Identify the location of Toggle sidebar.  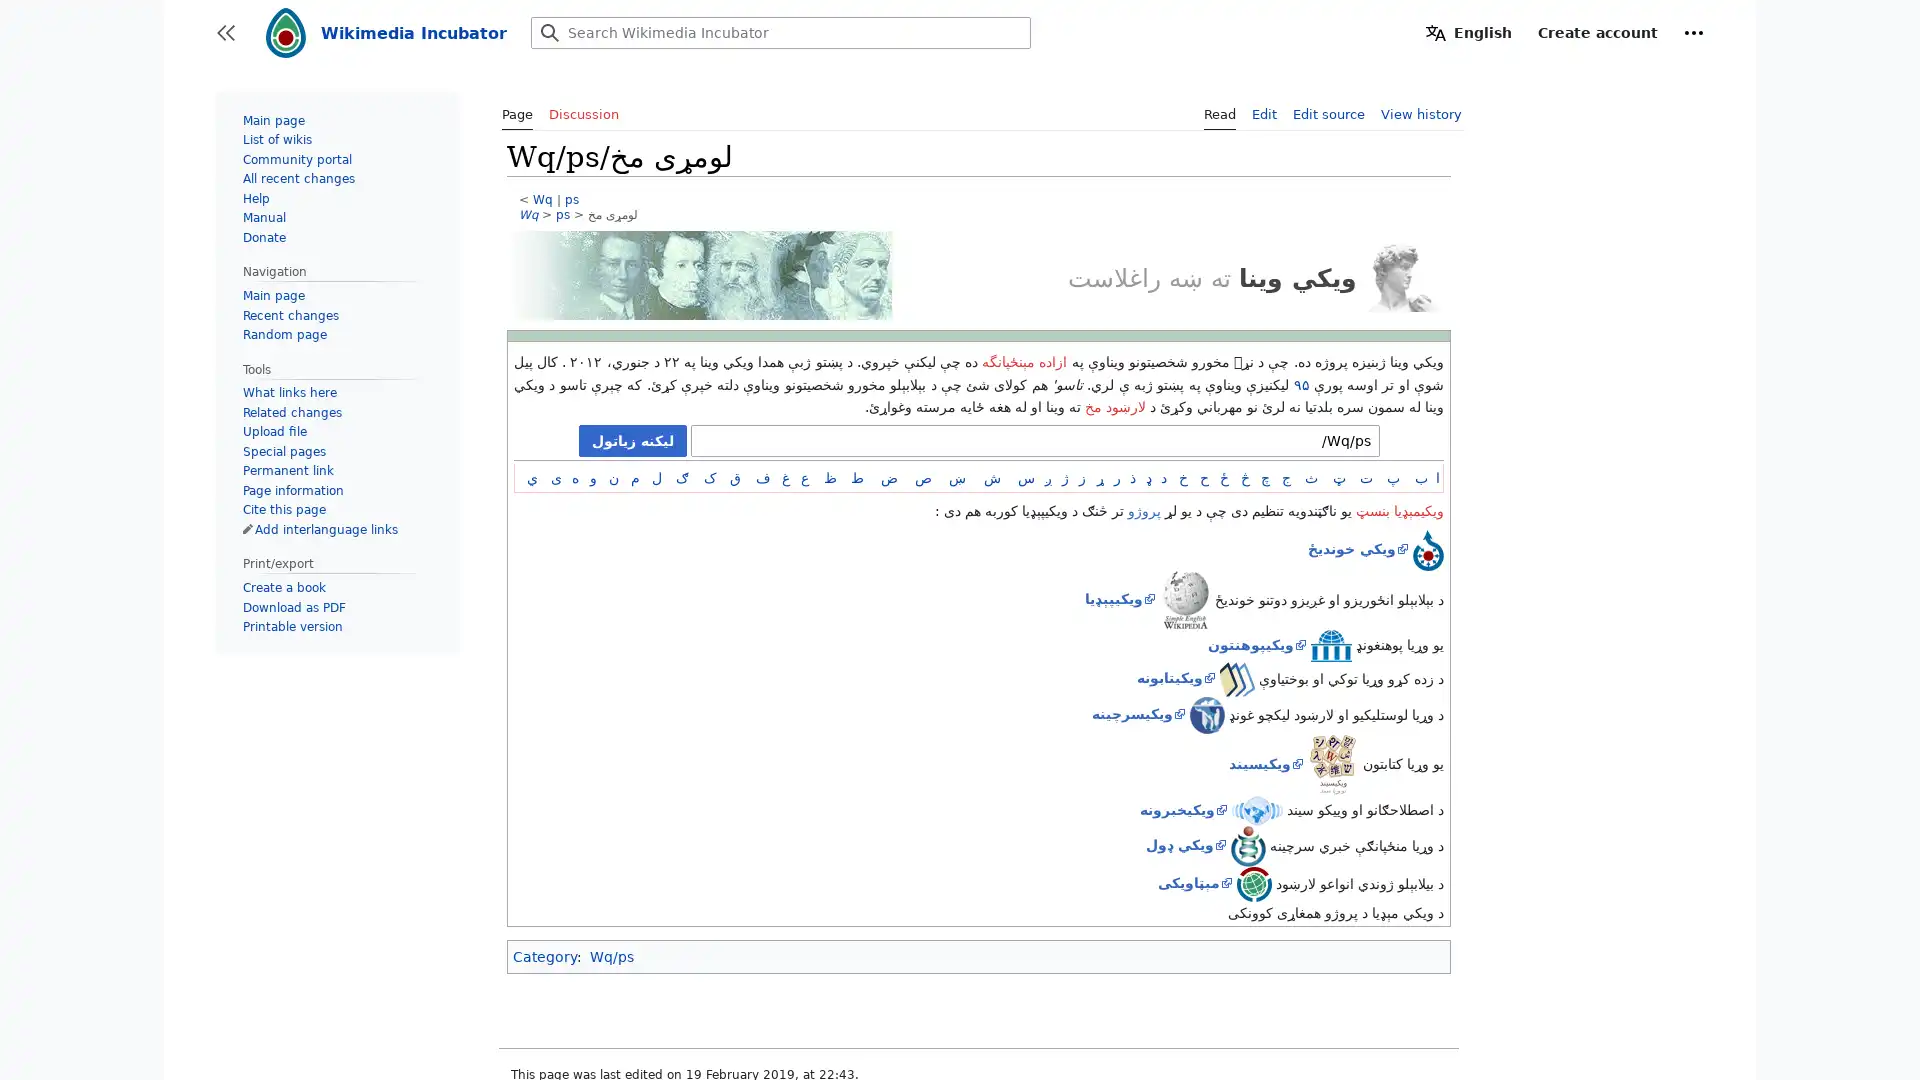
(225, 33).